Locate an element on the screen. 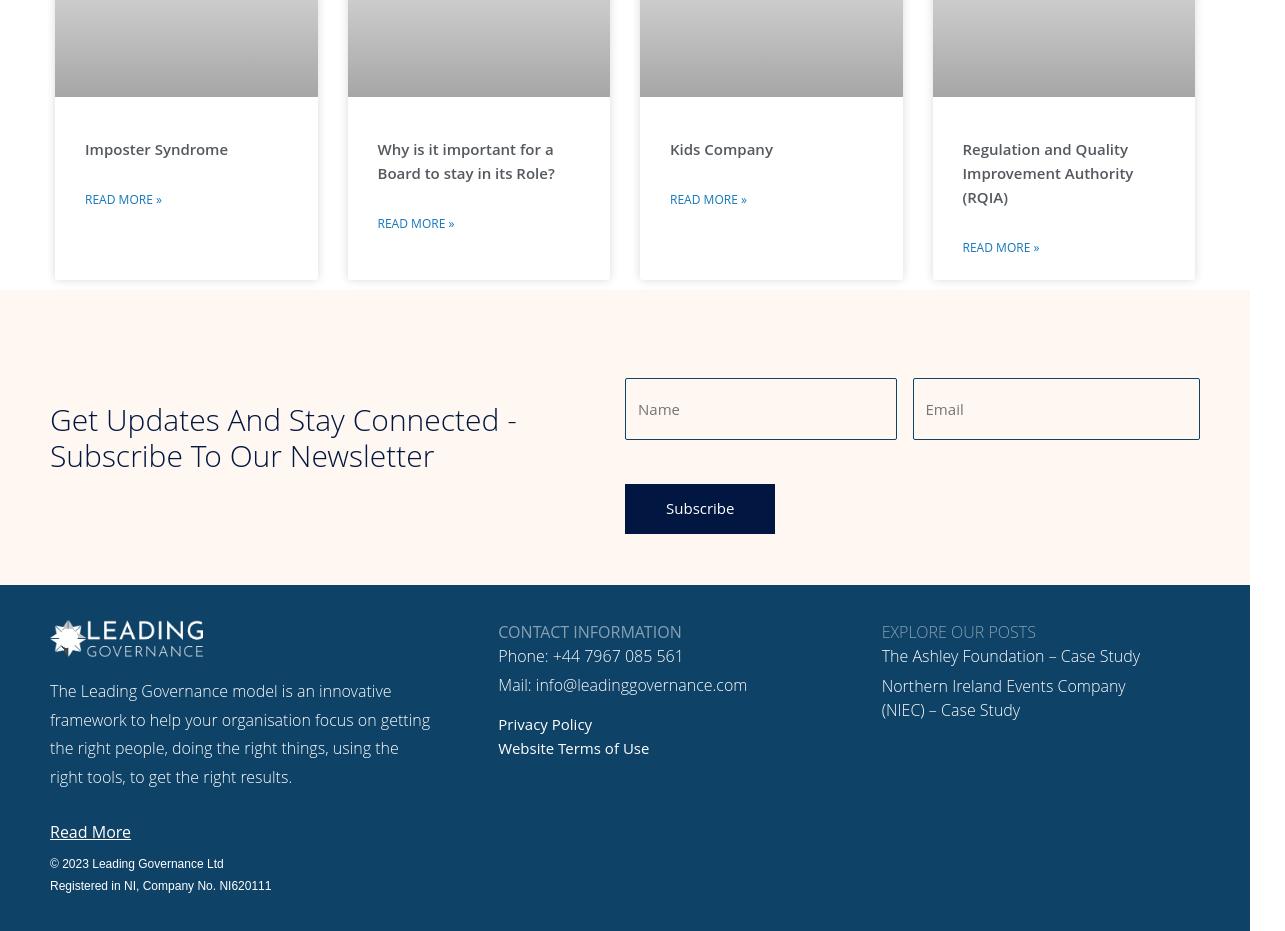  'Contact Information' is located at coordinates (589, 631).